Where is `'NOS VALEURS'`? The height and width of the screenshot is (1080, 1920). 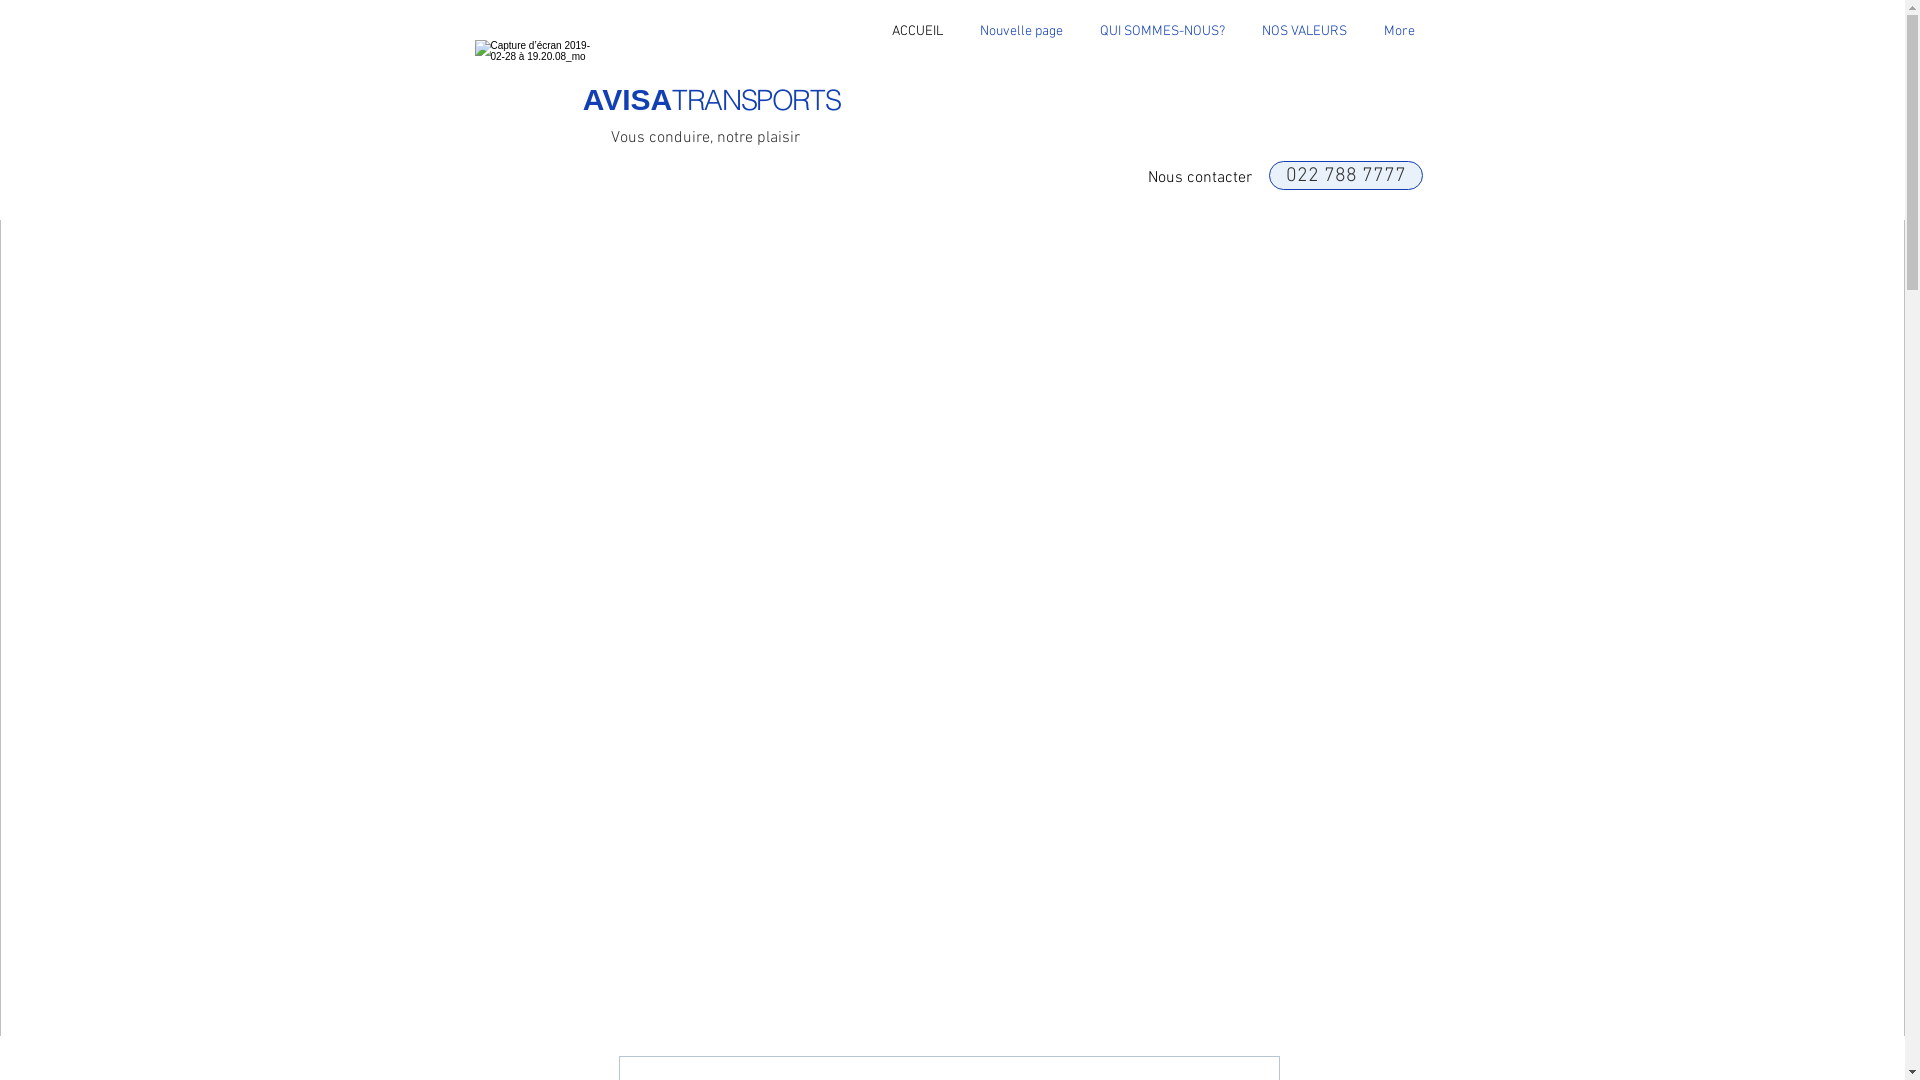 'NOS VALEURS' is located at coordinates (1305, 31).